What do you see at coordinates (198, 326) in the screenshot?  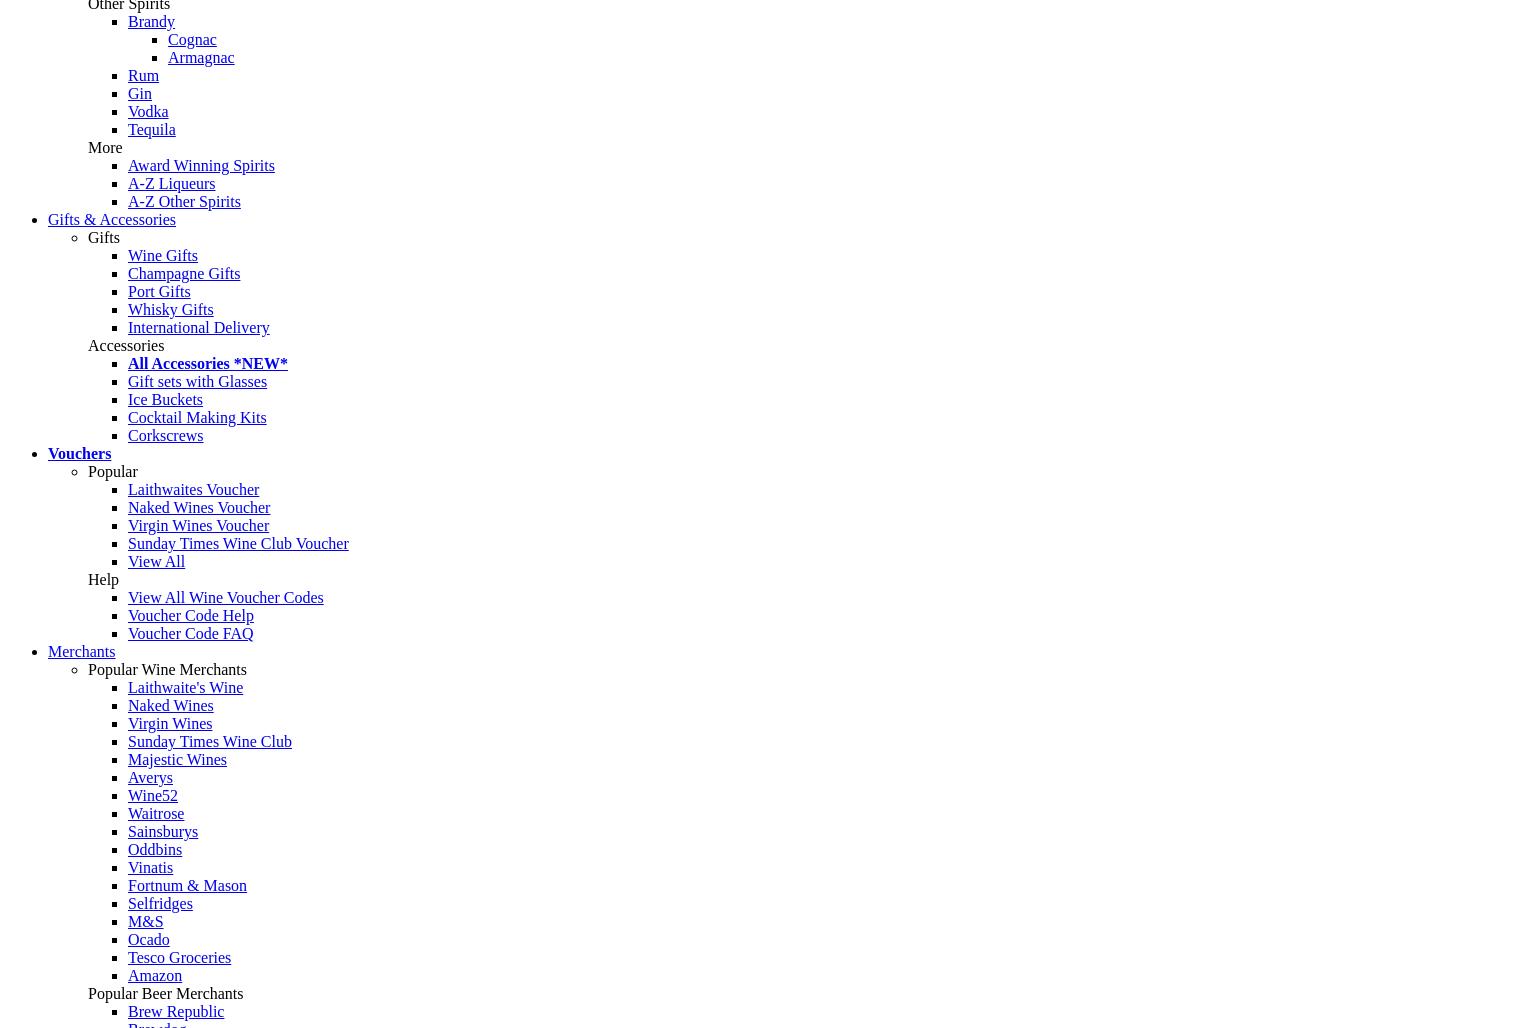 I see `'International Delivery'` at bounding box center [198, 326].